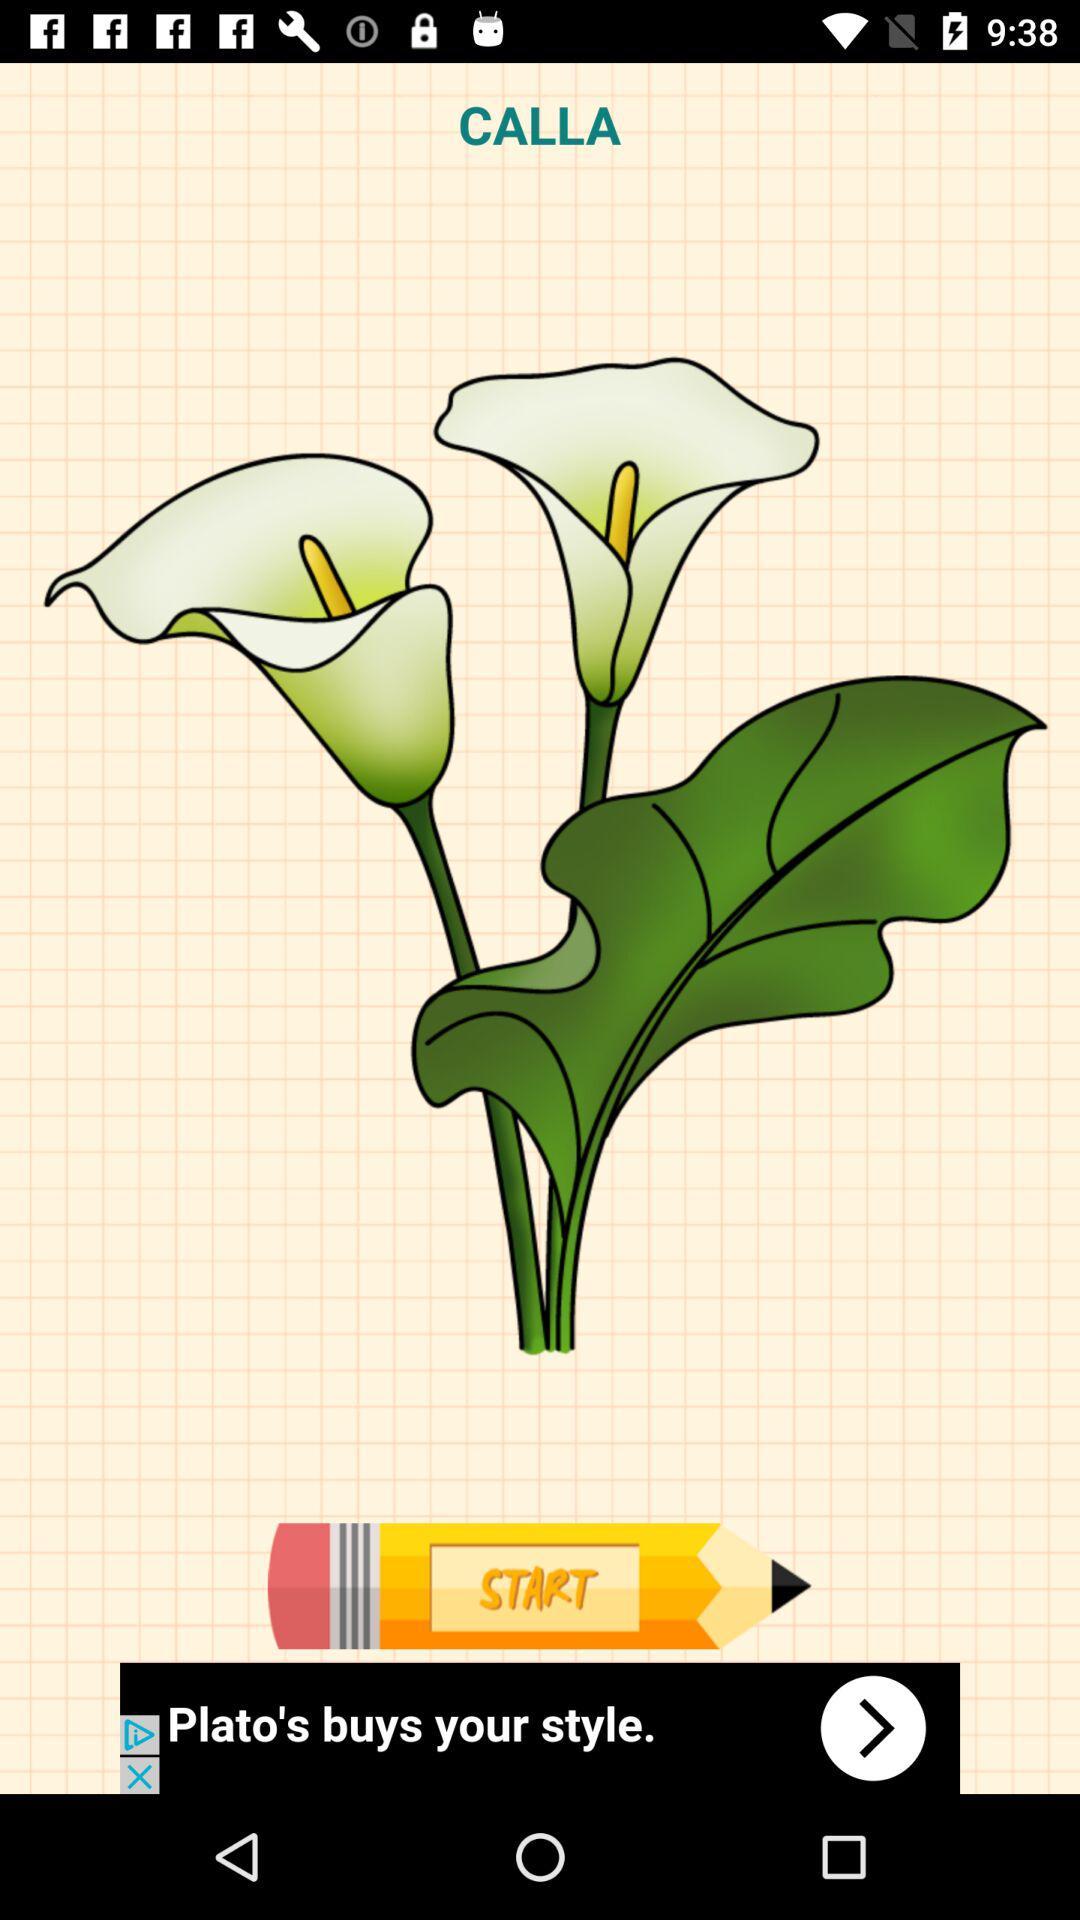 This screenshot has width=1080, height=1920. Describe the element at coordinates (540, 1727) in the screenshot. I see `advertisement page` at that location.